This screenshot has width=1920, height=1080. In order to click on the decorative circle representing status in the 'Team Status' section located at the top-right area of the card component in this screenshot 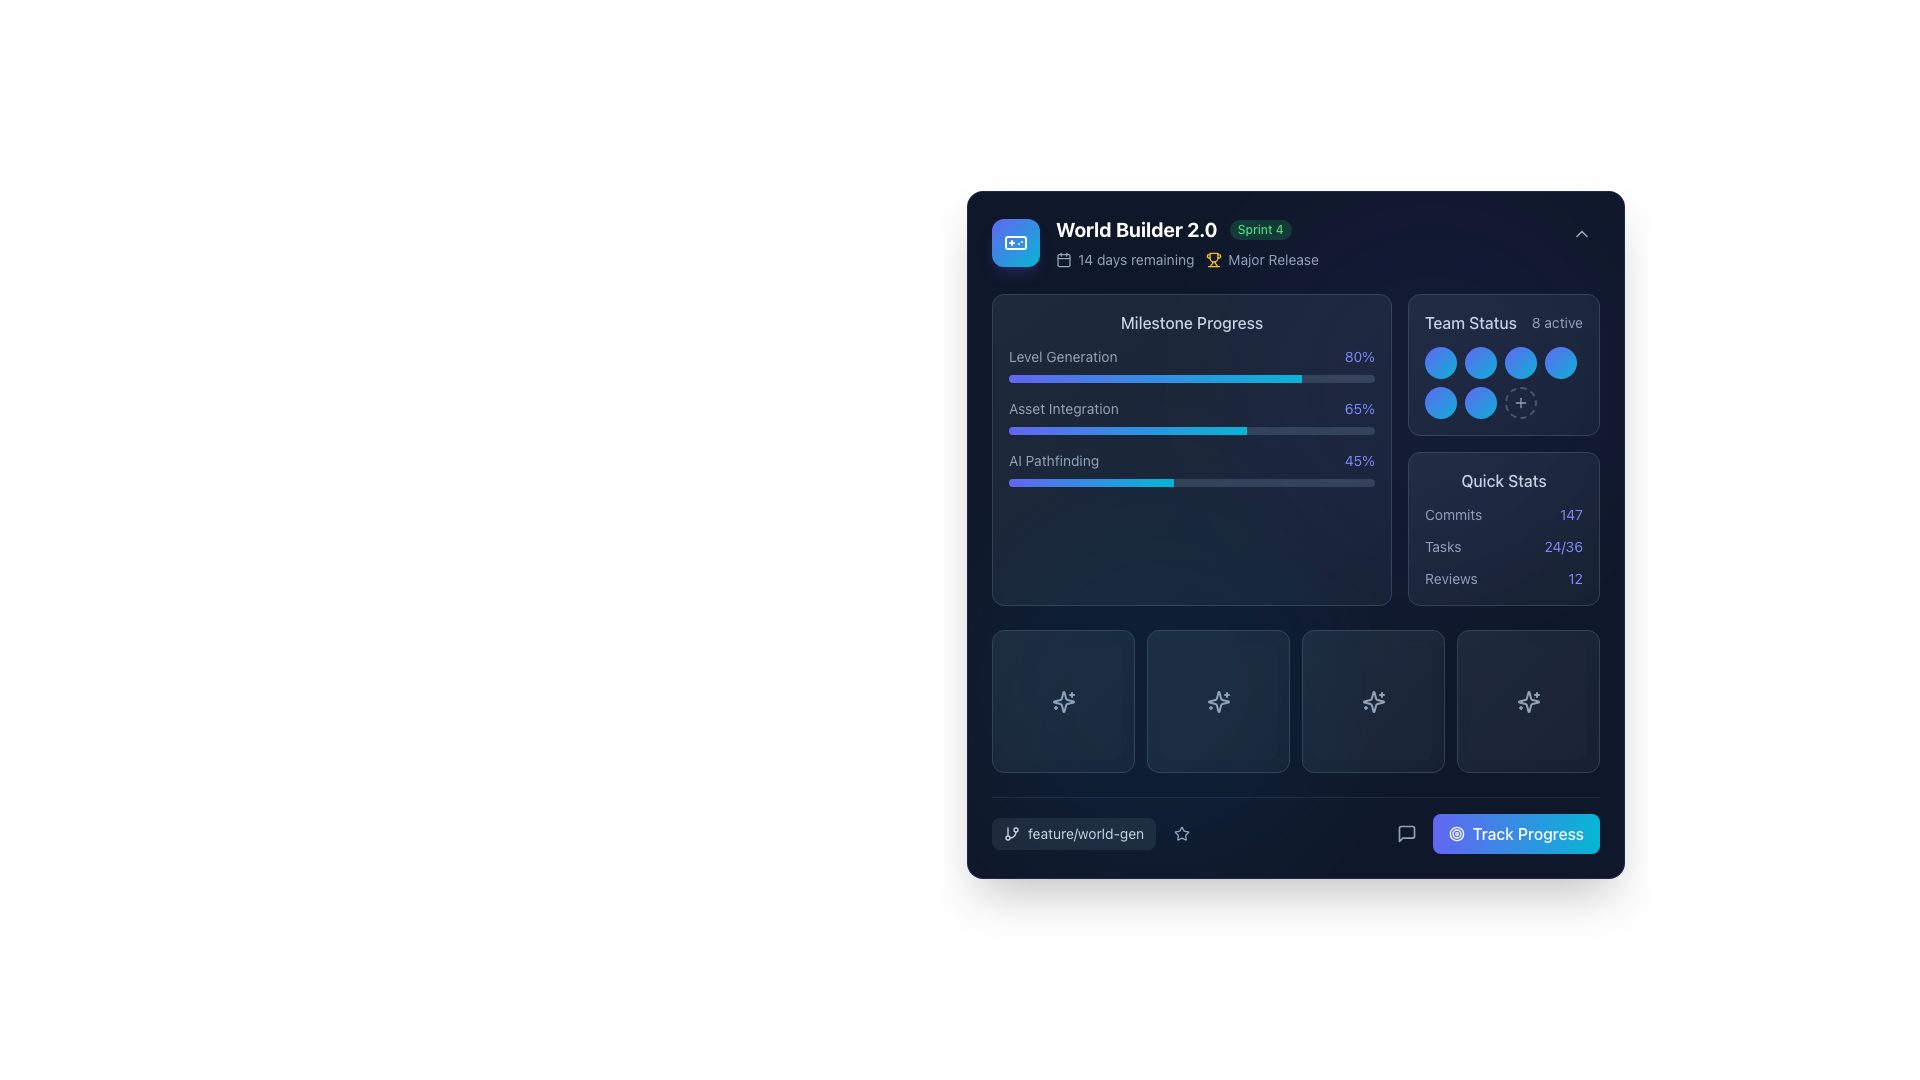, I will do `click(1481, 362)`.